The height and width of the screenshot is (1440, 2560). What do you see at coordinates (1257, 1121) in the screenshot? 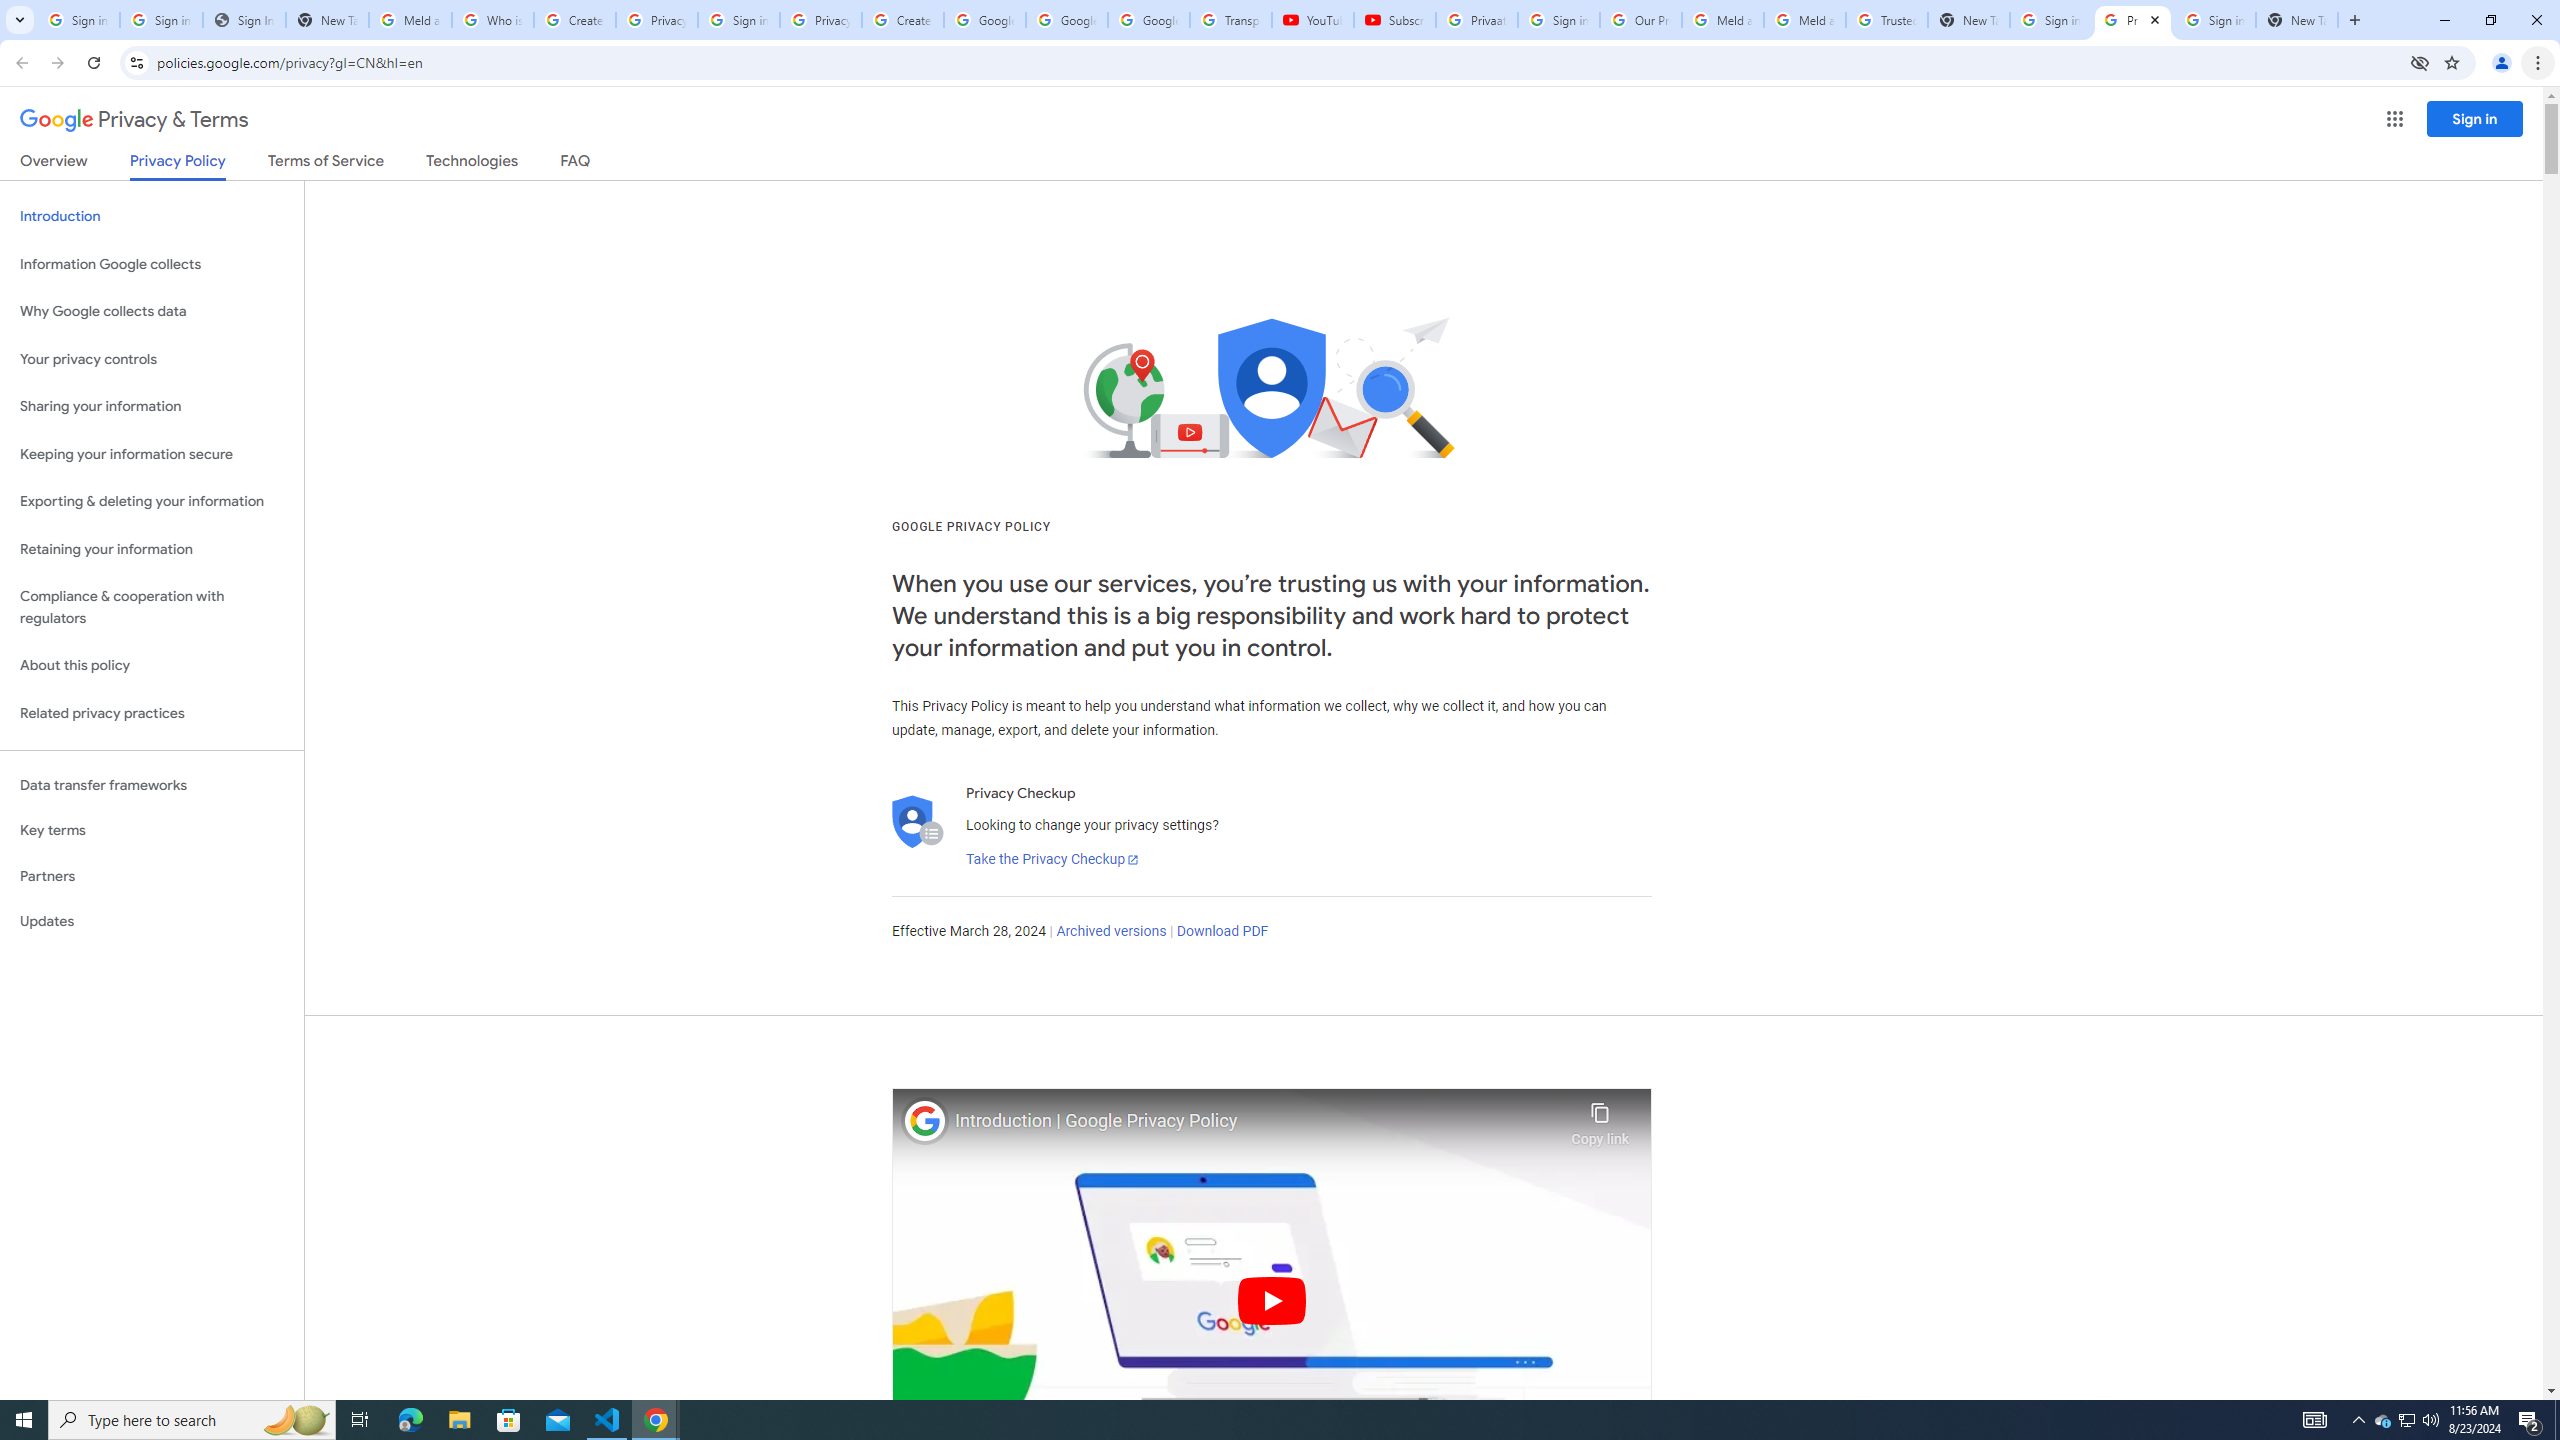
I see `'Introduction | Google Privacy Policy'` at bounding box center [1257, 1121].